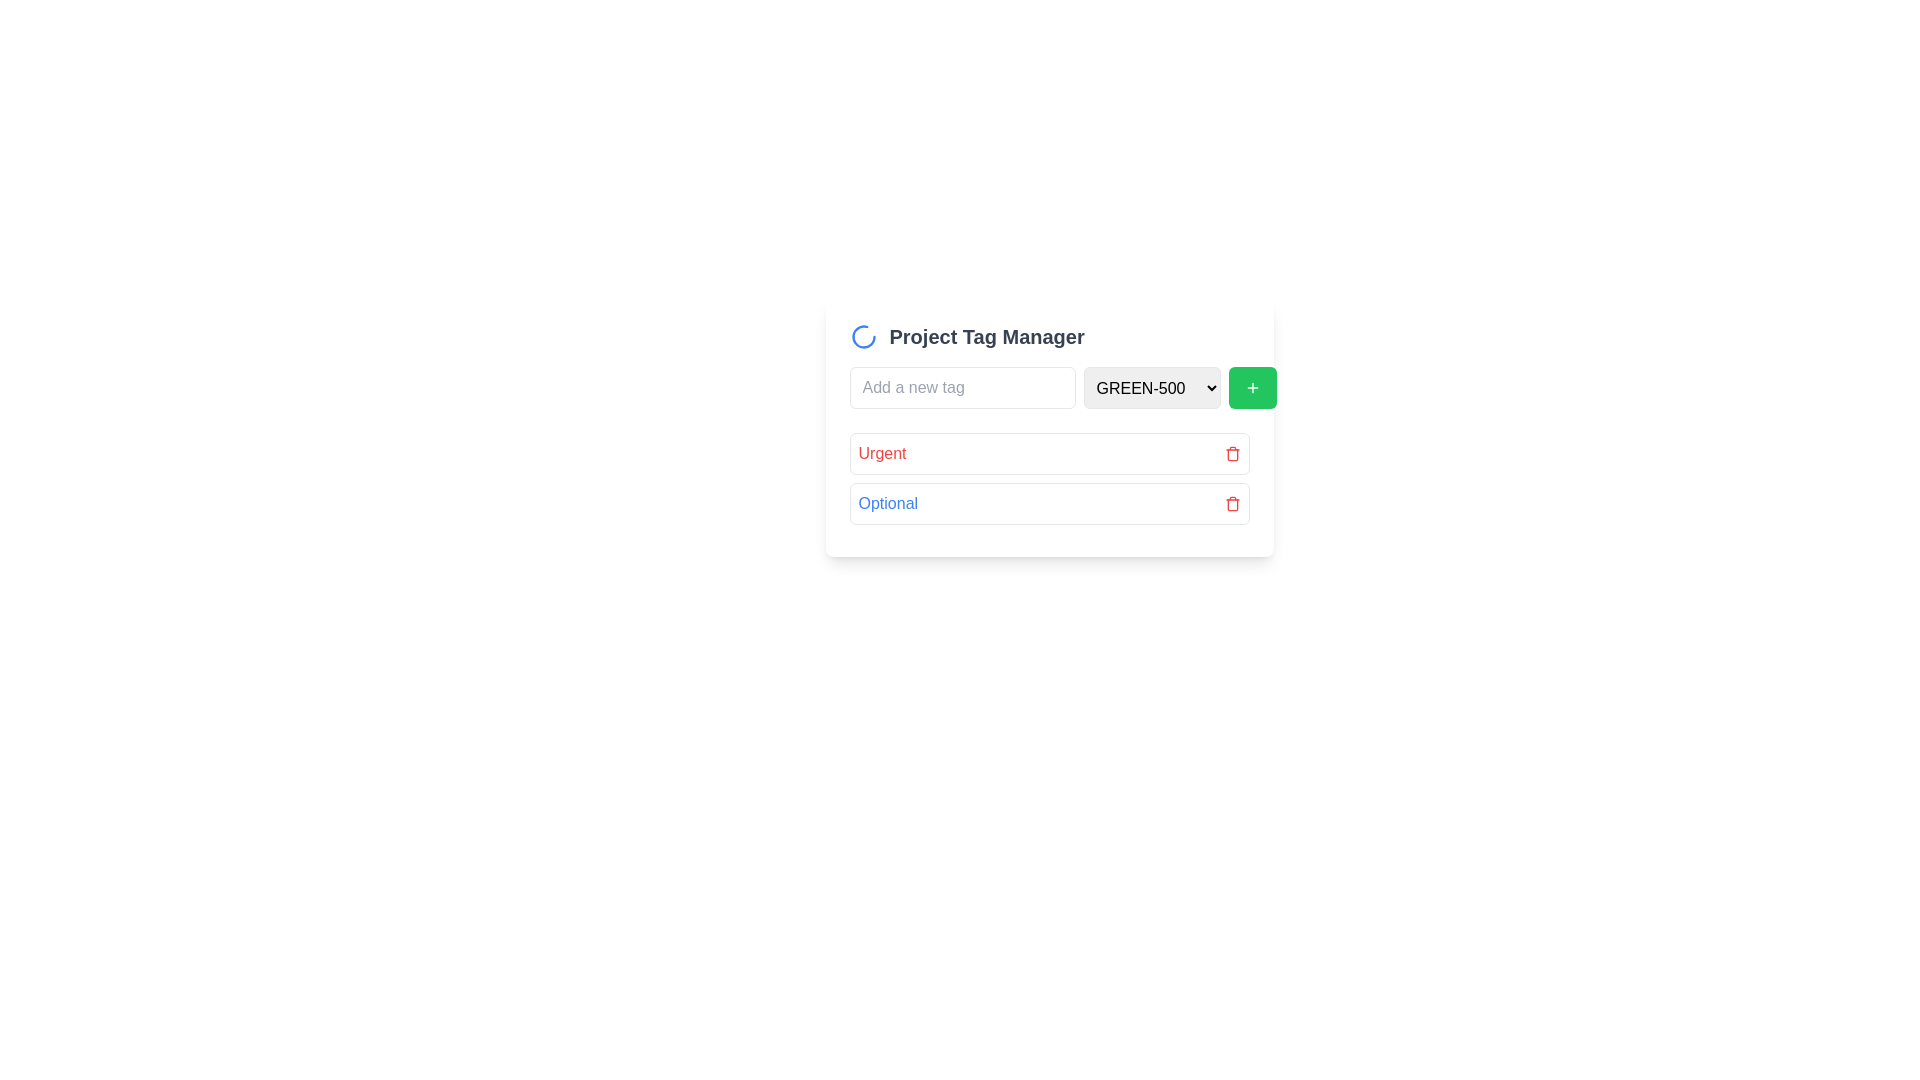 This screenshot has height=1080, width=1920. Describe the element at coordinates (1152, 388) in the screenshot. I see `the dropdown menu displaying color codes in uppercase with a light gray background and rounded corners, positioned between the 'Add a new tag' input field and a green button with a plus symbol` at that location.